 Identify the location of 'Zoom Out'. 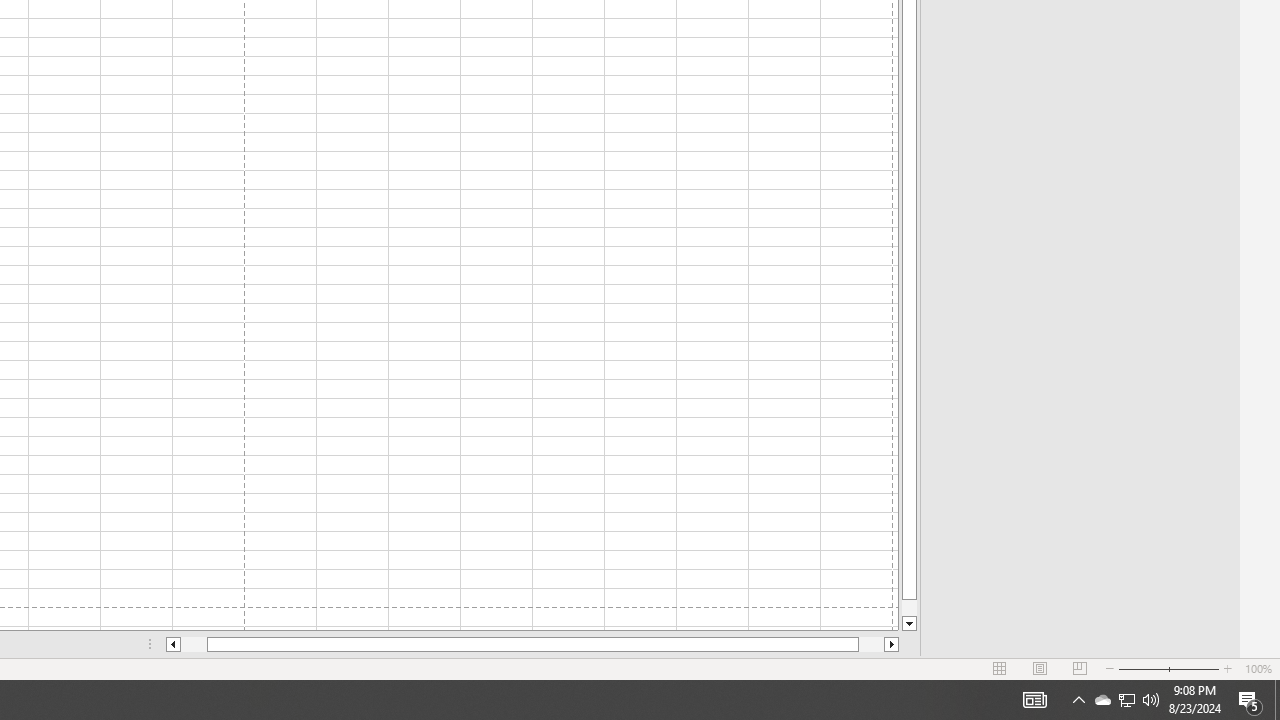
(1143, 669).